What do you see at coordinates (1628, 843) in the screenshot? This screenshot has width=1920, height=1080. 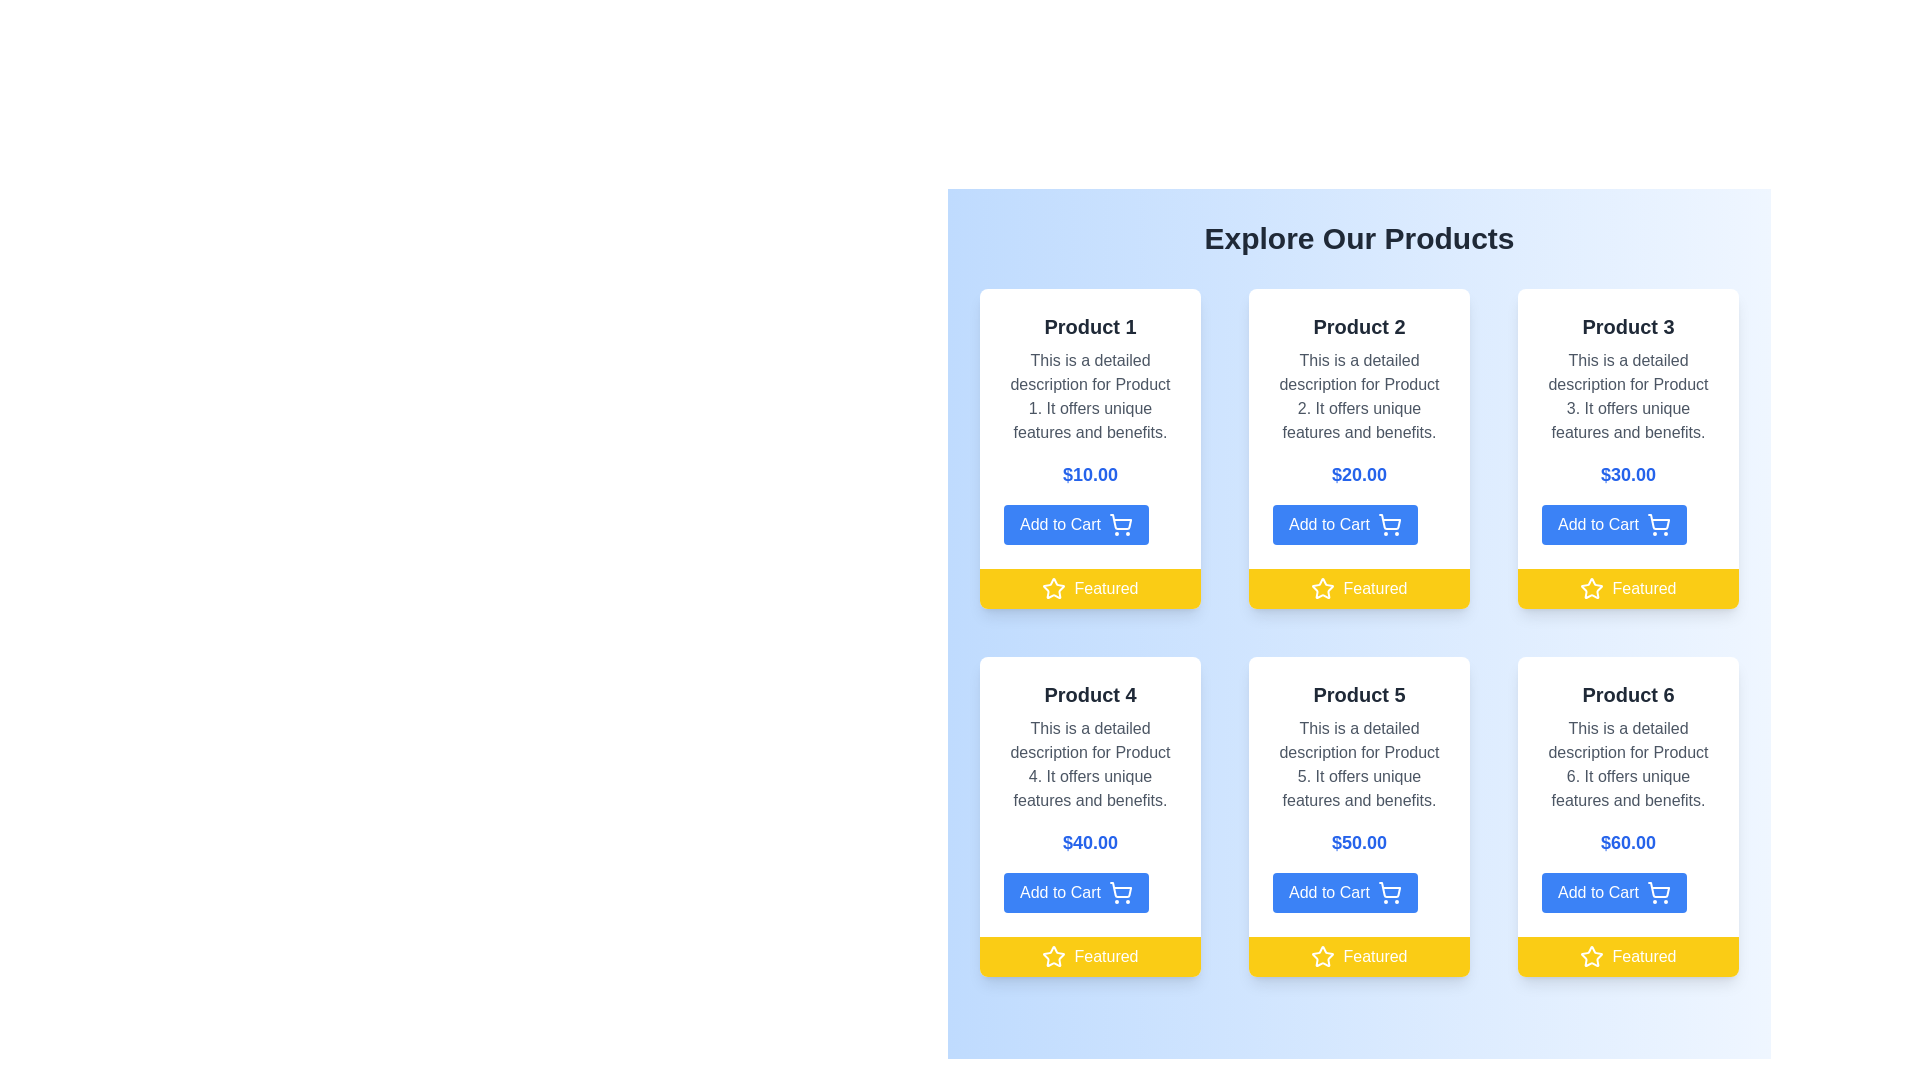 I see `text of the Price Label displaying '$60.00' in a large, bold, blue font, located below the product description and above the 'Add to Cart' button within the 'Product 6' card` at bounding box center [1628, 843].